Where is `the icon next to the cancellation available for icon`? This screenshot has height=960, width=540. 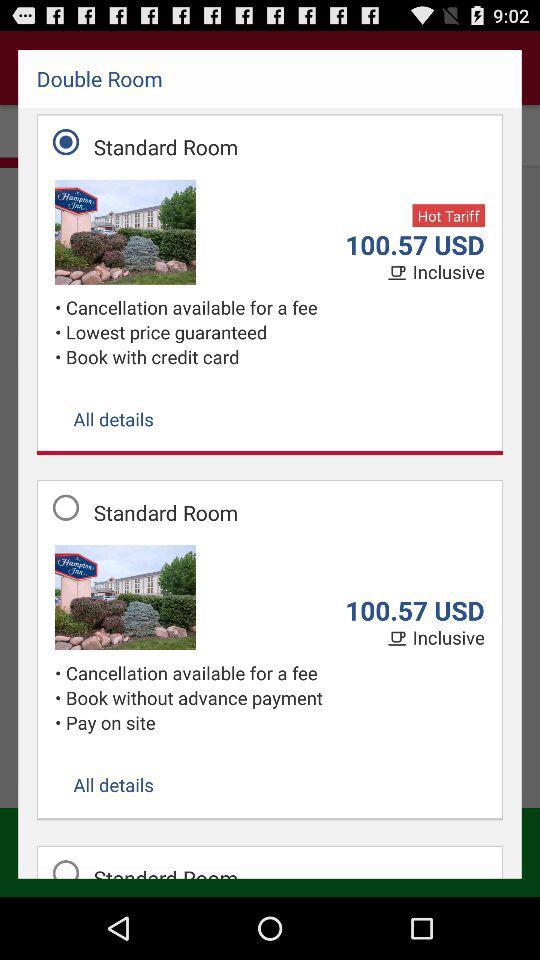 the icon next to the cancellation available for icon is located at coordinates (60, 332).